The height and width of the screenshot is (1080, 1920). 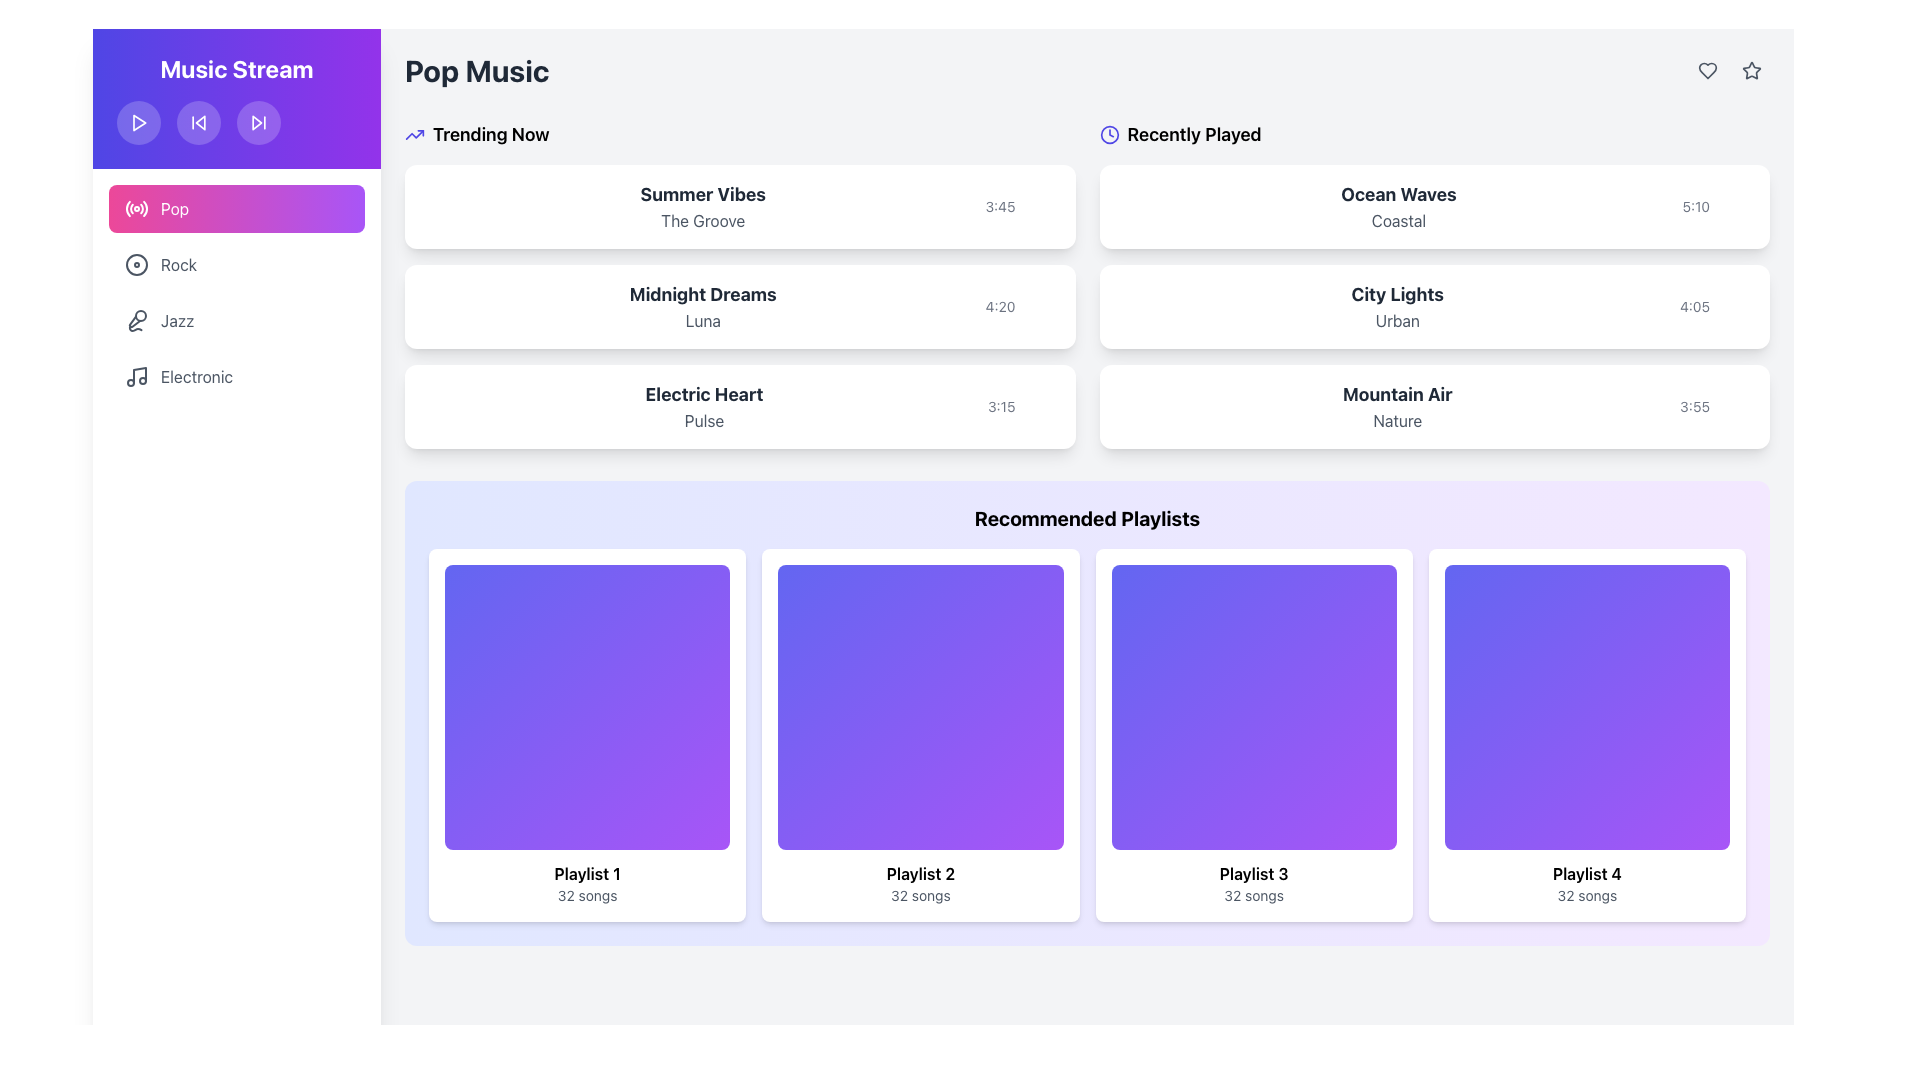 What do you see at coordinates (703, 307) in the screenshot?
I see `titles displayed in the text block located in the middle of the second row within the 'Trending Now' section` at bounding box center [703, 307].